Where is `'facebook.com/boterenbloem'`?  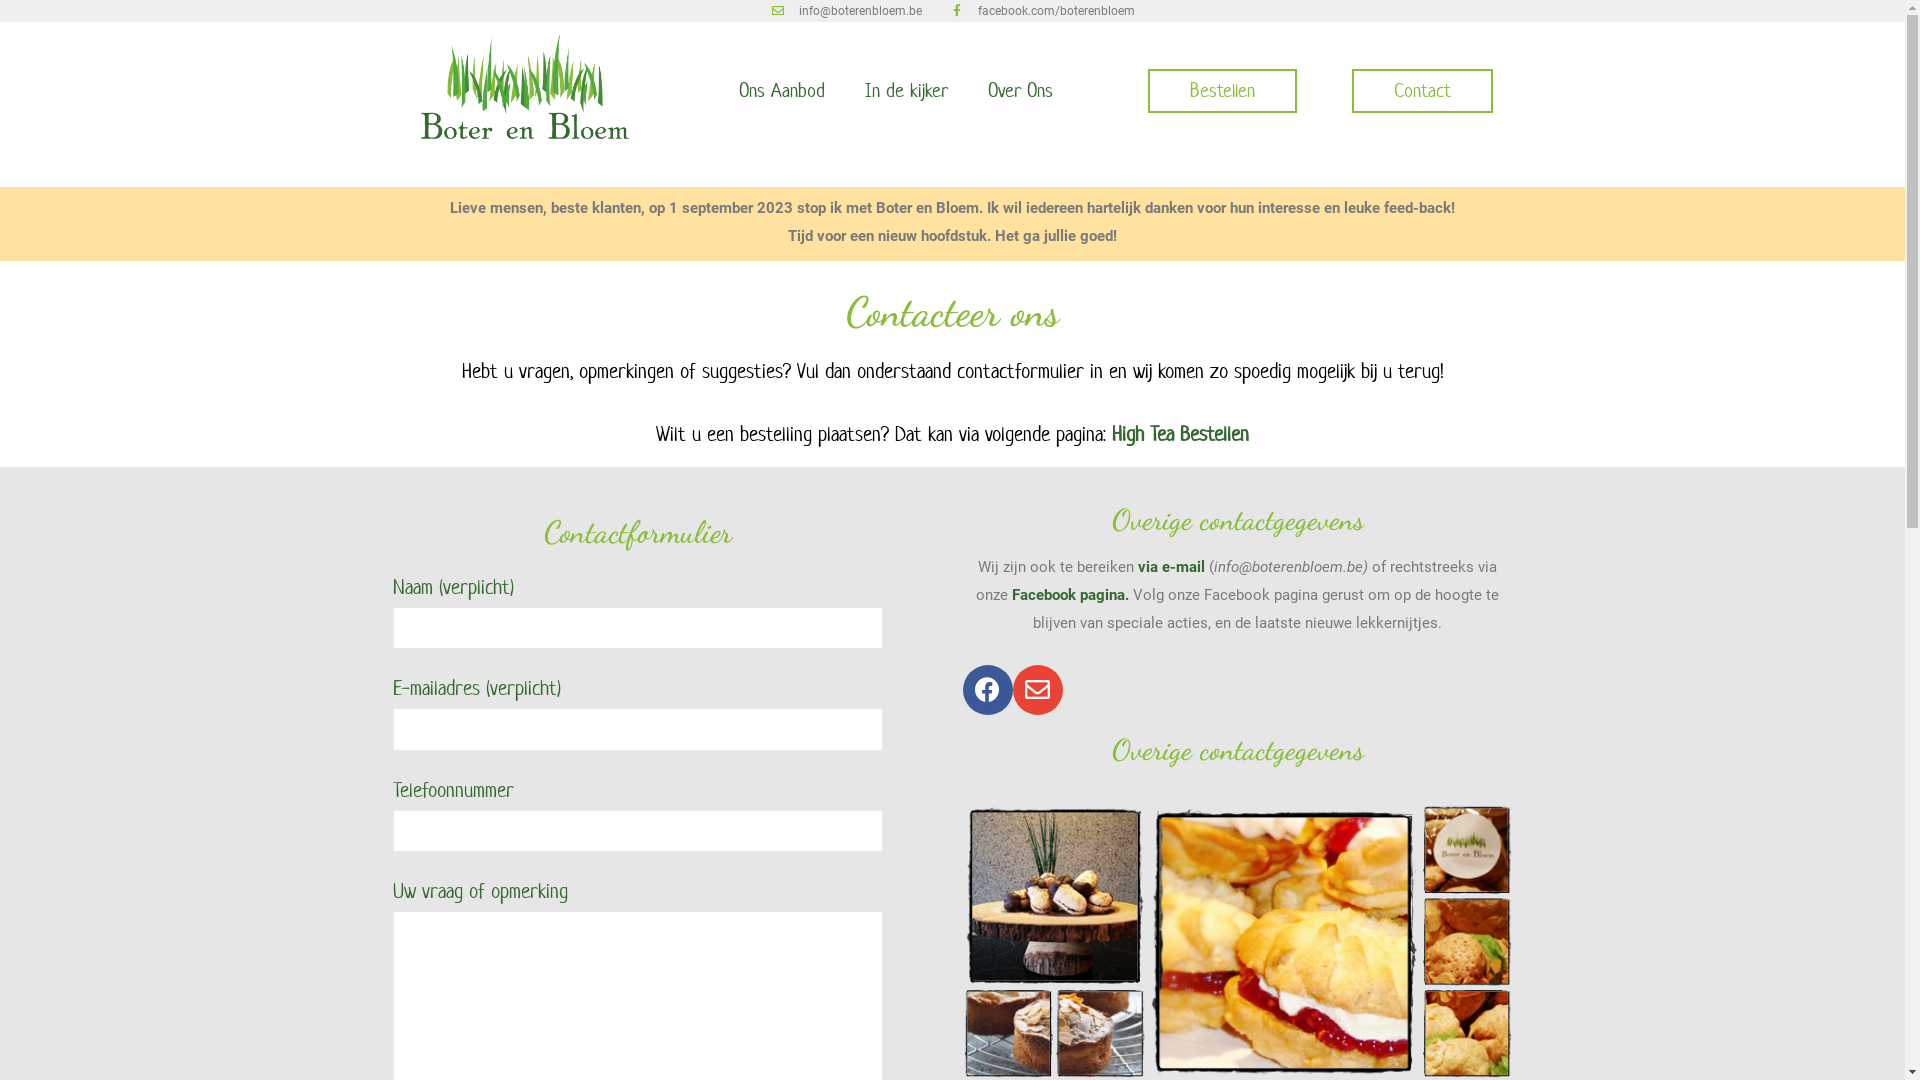 'facebook.com/boterenbloem' is located at coordinates (1041, 11).